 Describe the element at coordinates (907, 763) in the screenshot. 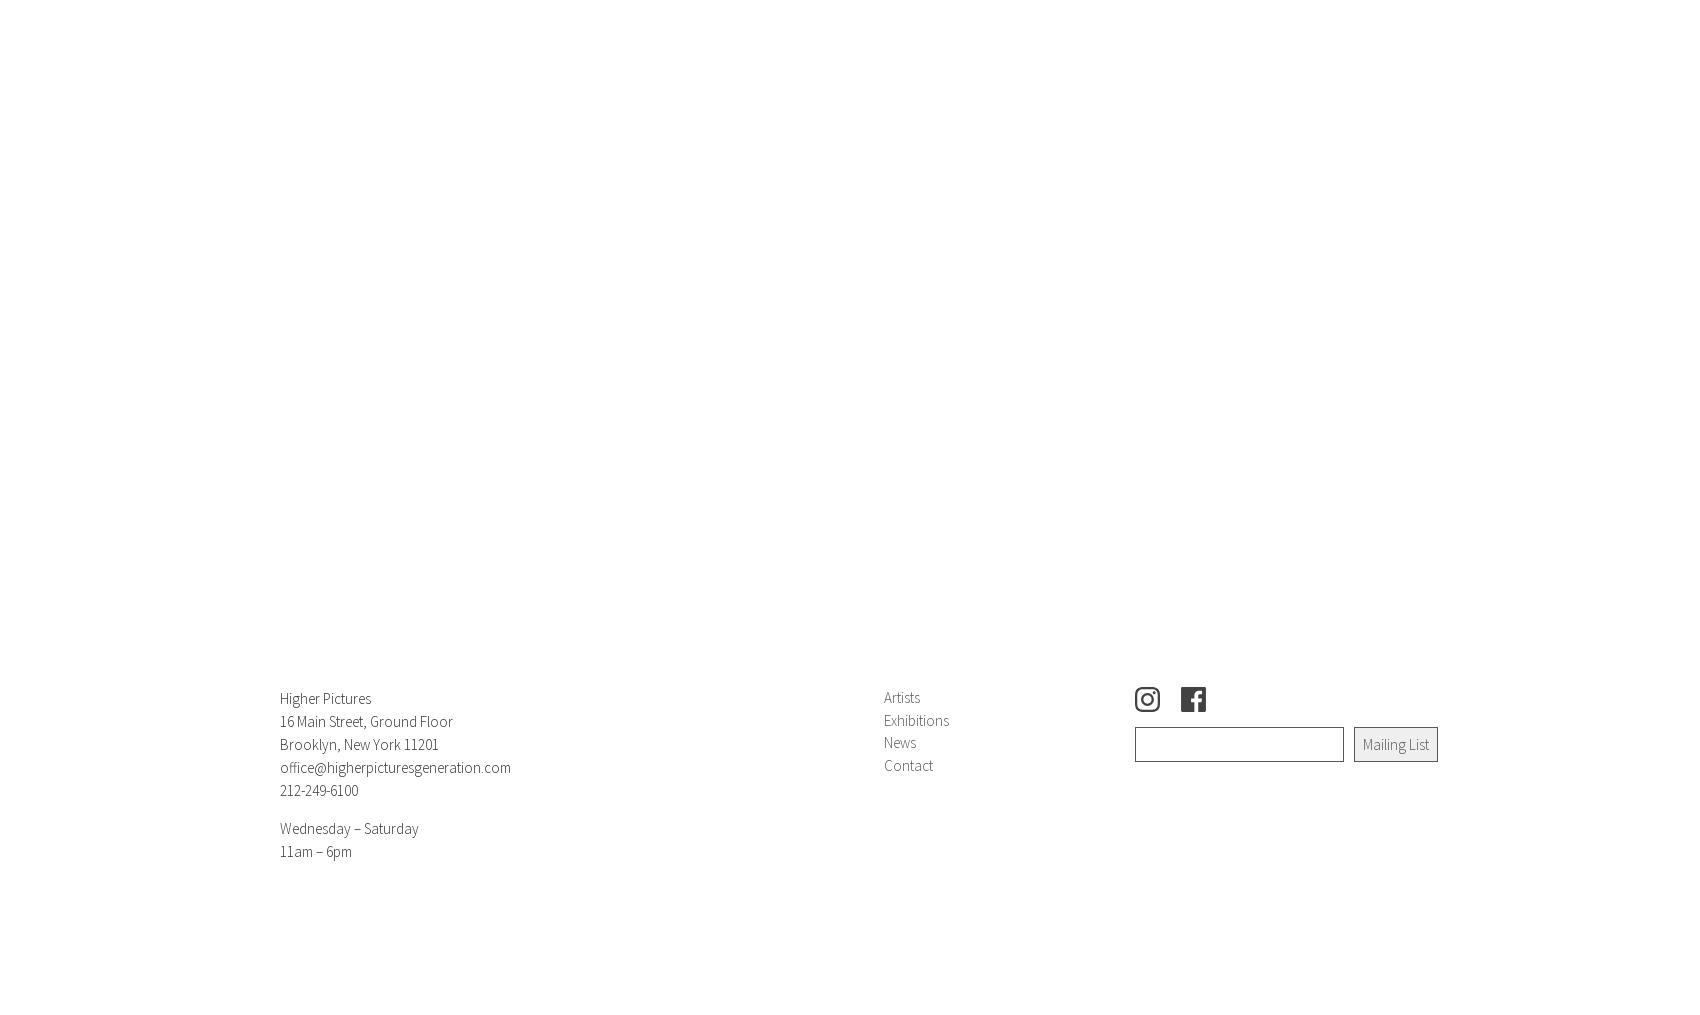

I see `'Contact'` at that location.